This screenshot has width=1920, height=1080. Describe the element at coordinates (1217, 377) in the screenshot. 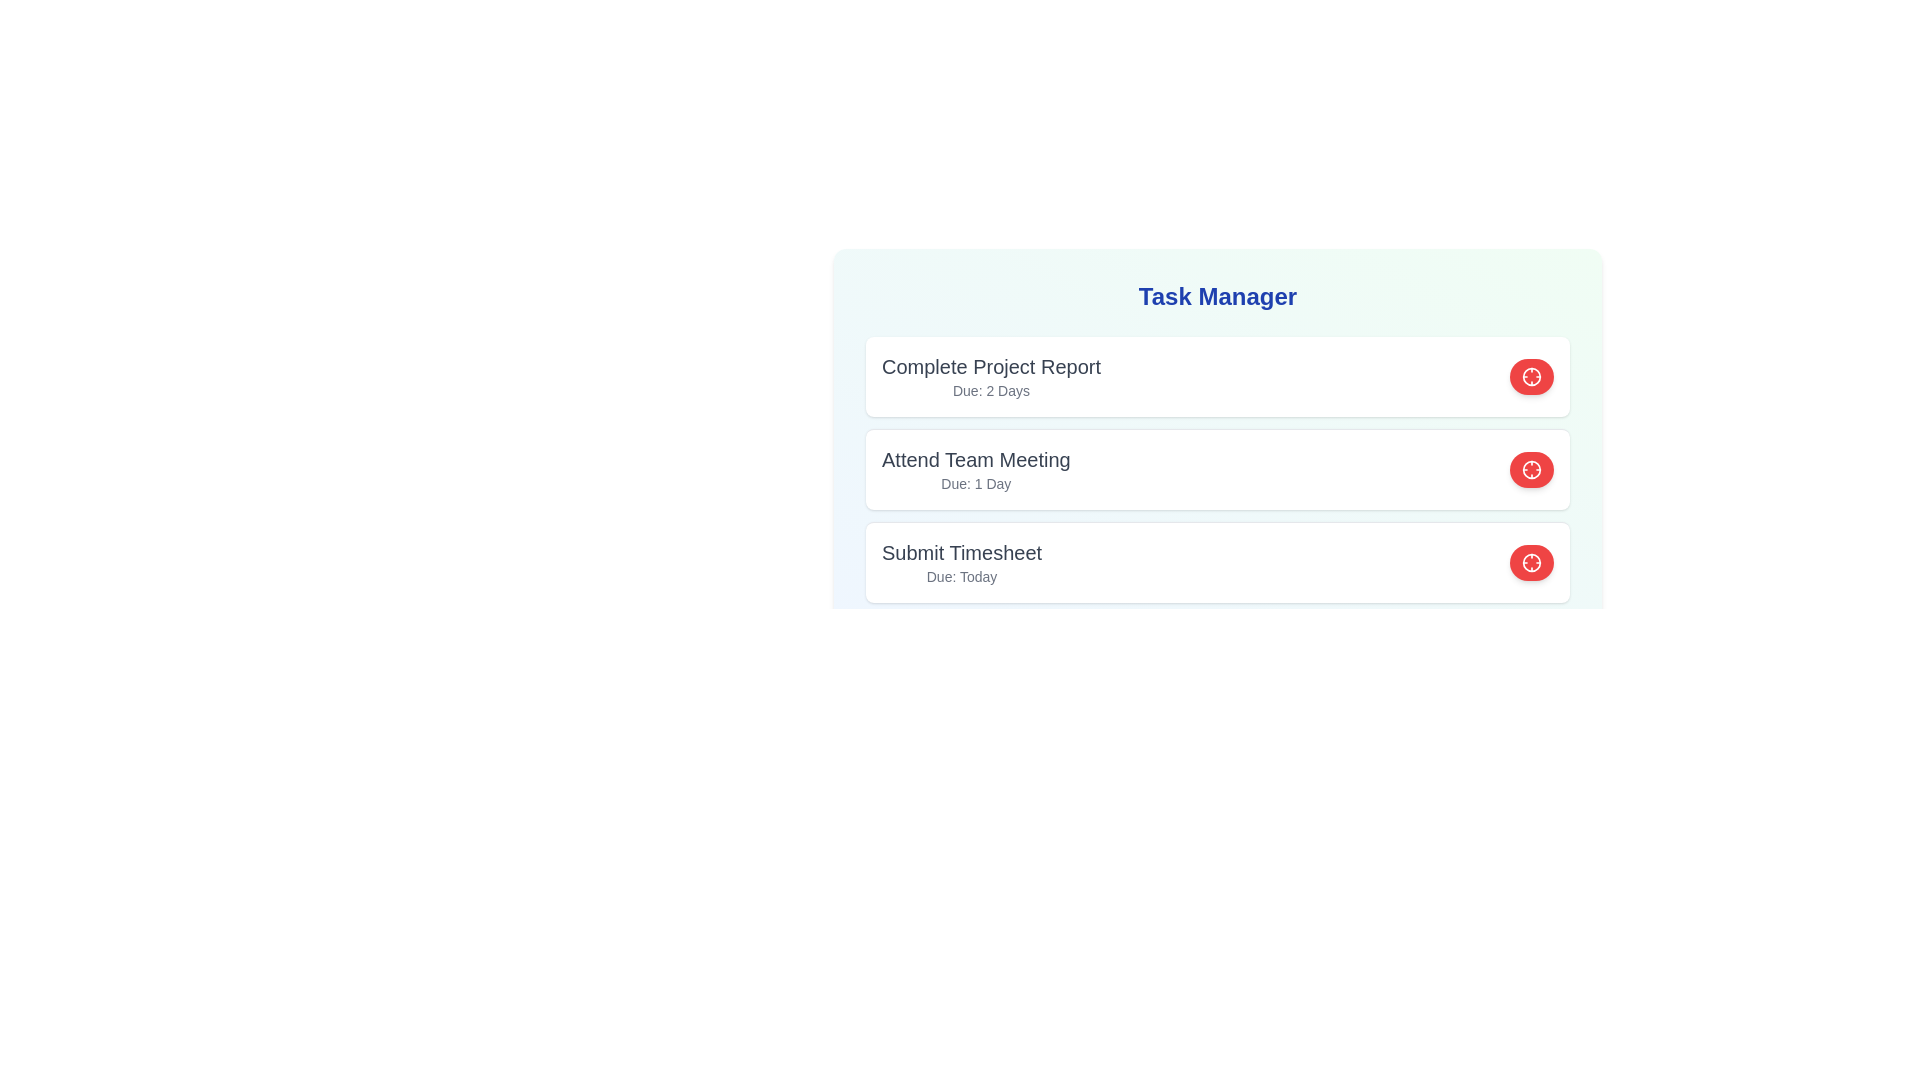

I see `the first task block in the task manager interface that contains a red circular button for actions such as delete or complete` at that location.